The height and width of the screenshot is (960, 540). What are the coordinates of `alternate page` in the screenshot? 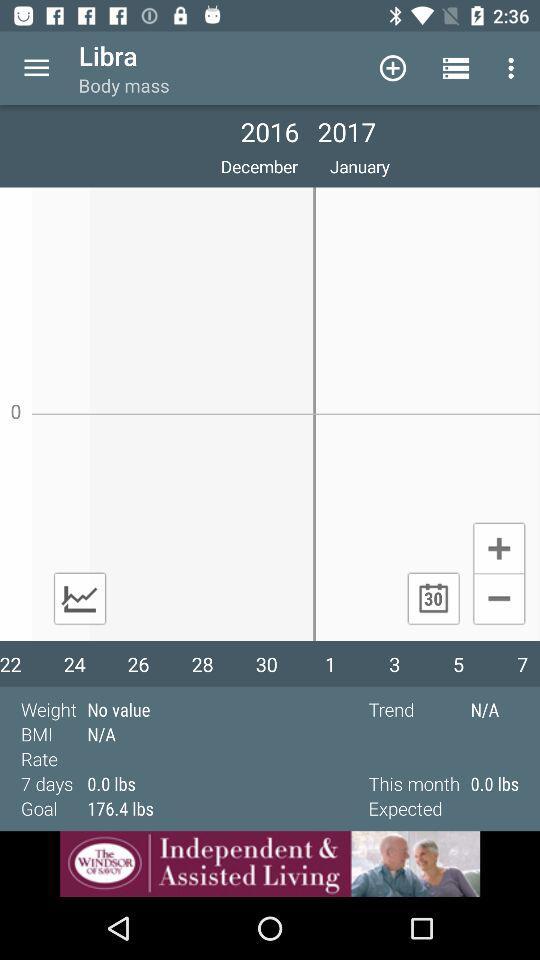 It's located at (79, 598).